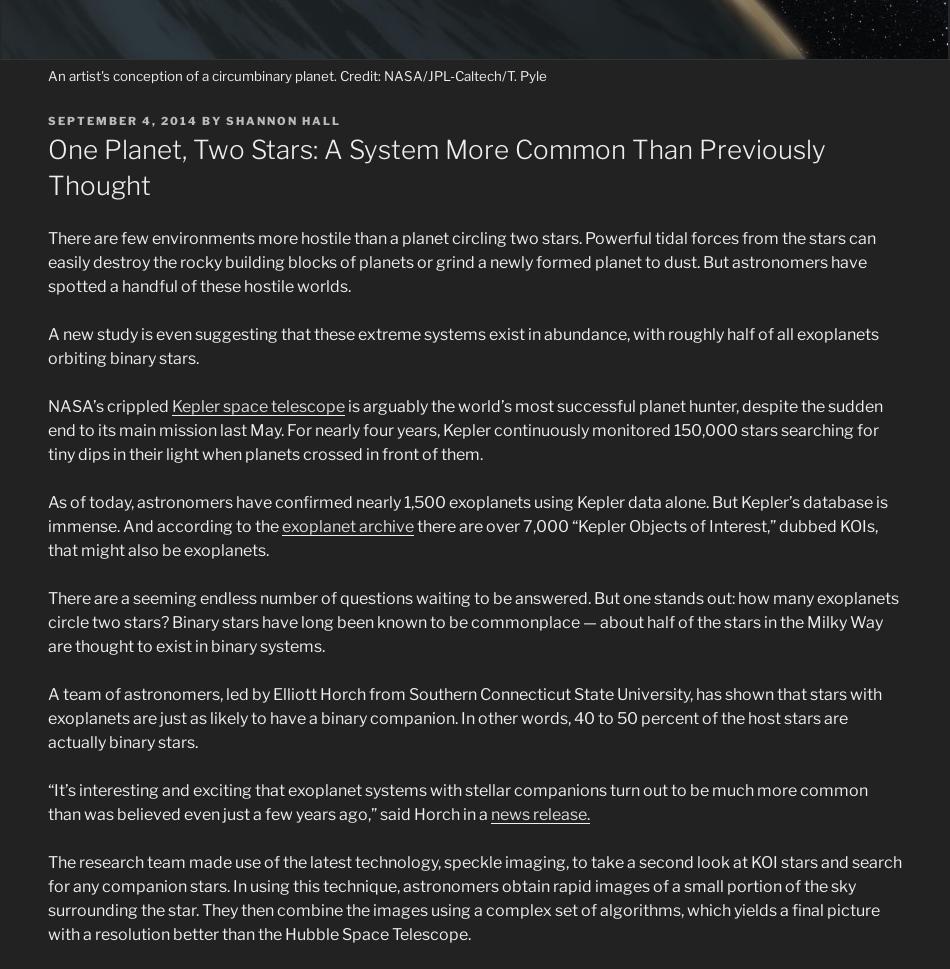  I want to click on 'An artist's conception of a circumbinary planet. Credit: NASA/JPL-Caltech/T. Pyle', so click(296, 74).